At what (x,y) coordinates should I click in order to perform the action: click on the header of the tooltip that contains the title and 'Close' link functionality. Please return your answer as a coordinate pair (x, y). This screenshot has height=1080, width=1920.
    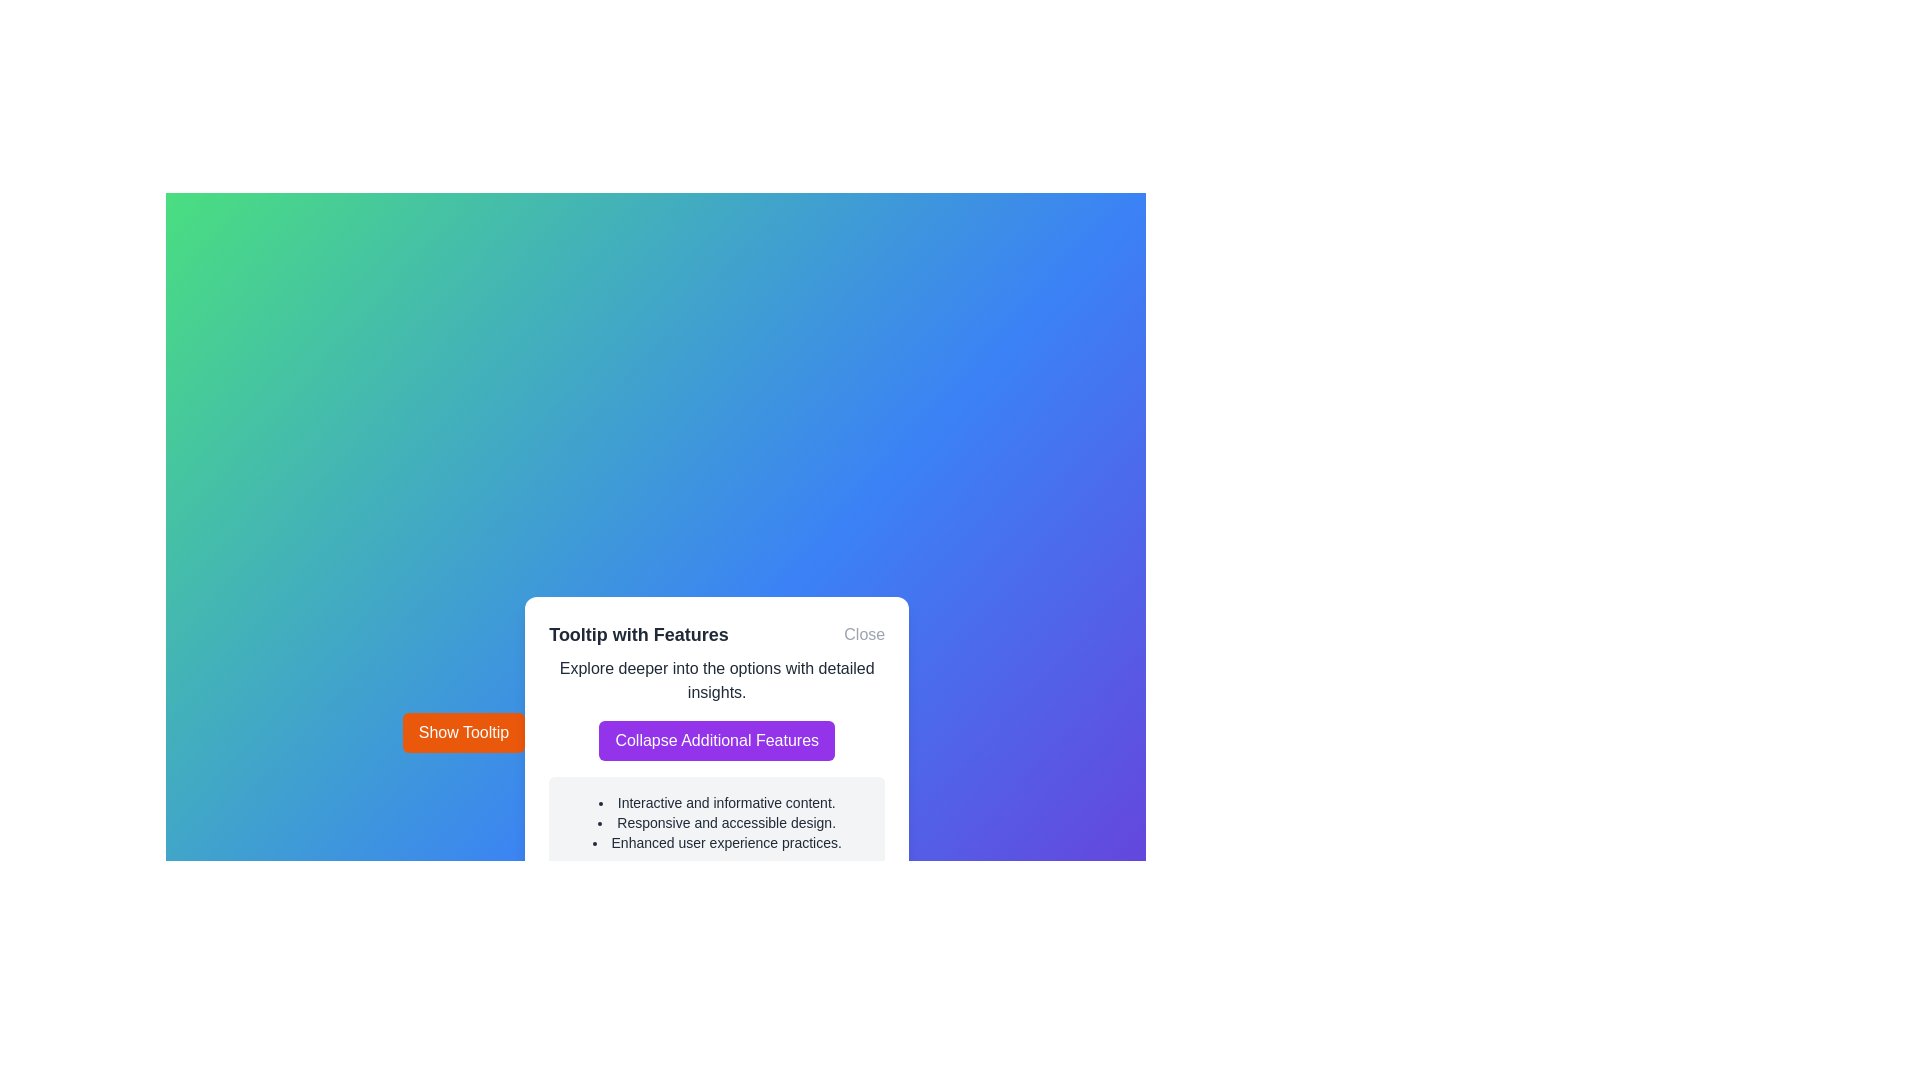
    Looking at the image, I should click on (717, 635).